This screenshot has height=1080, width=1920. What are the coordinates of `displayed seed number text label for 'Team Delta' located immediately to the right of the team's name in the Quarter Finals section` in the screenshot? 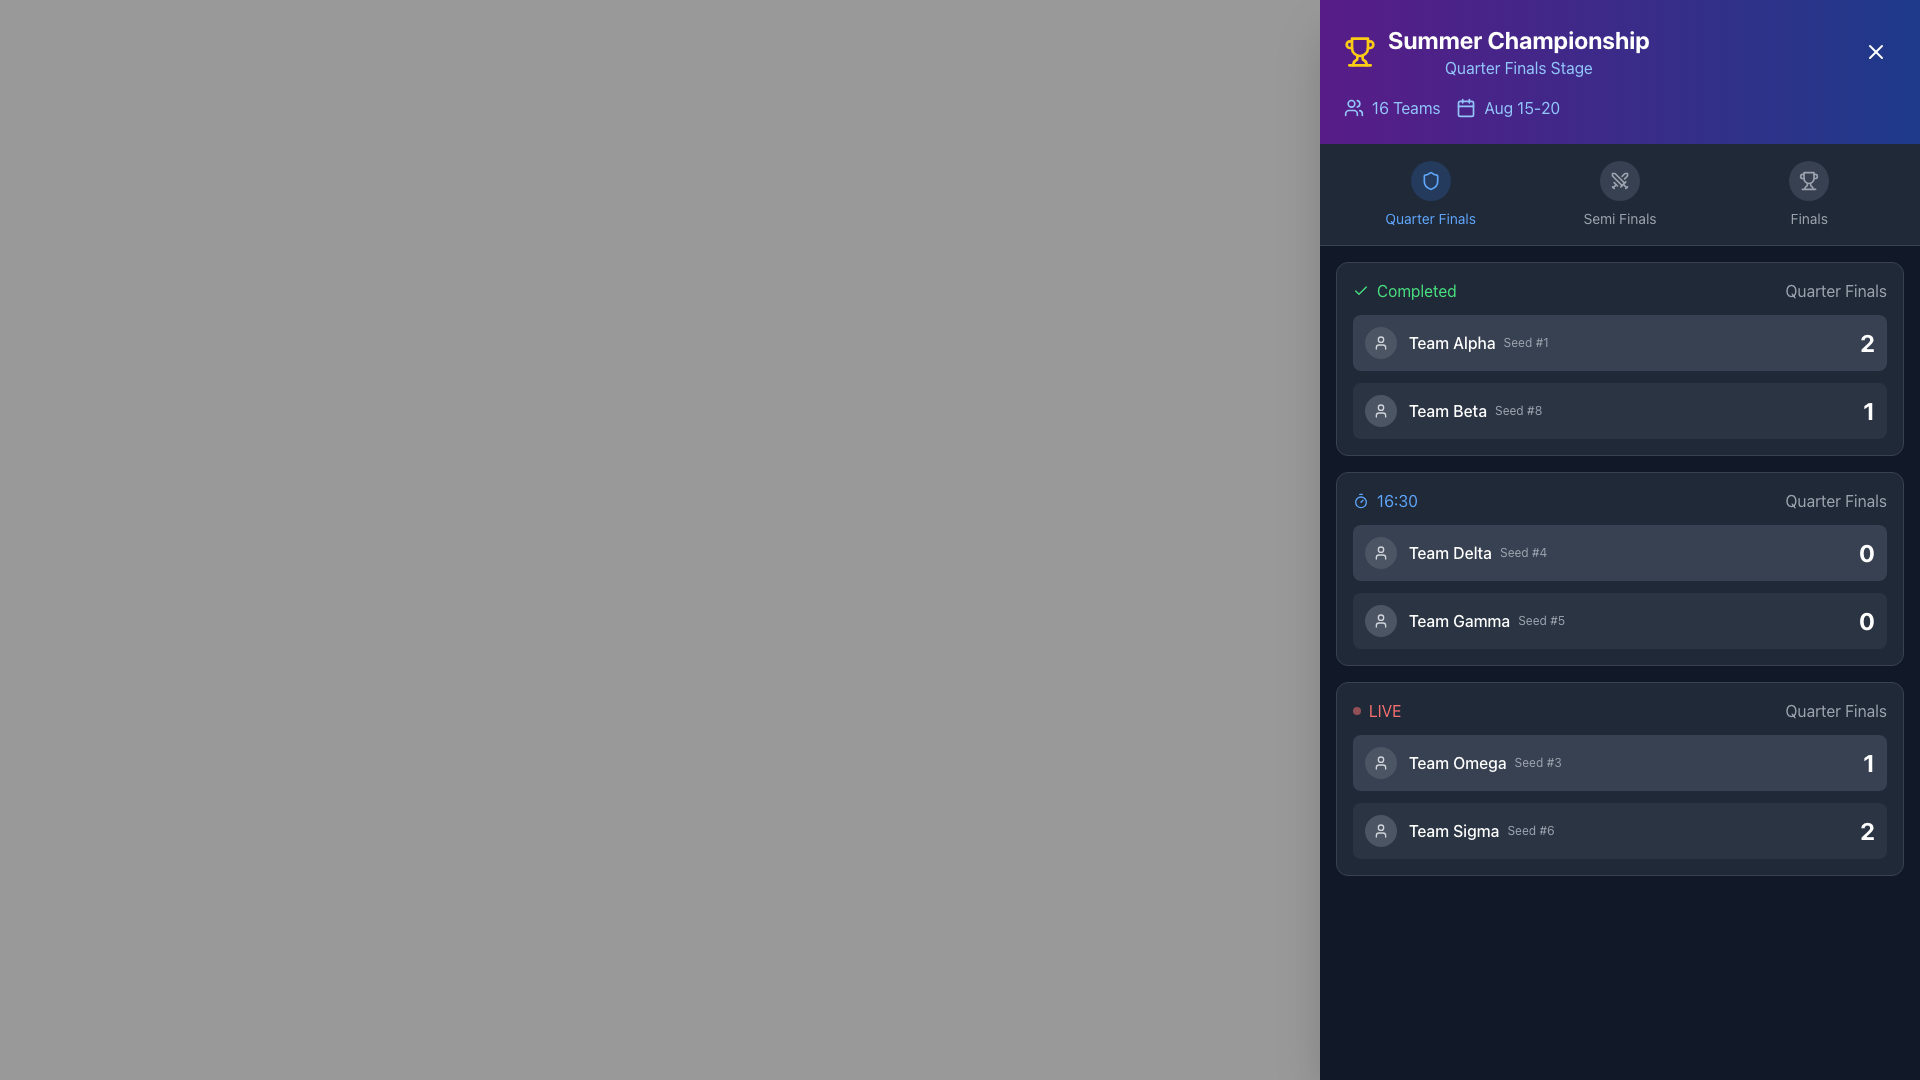 It's located at (1522, 552).